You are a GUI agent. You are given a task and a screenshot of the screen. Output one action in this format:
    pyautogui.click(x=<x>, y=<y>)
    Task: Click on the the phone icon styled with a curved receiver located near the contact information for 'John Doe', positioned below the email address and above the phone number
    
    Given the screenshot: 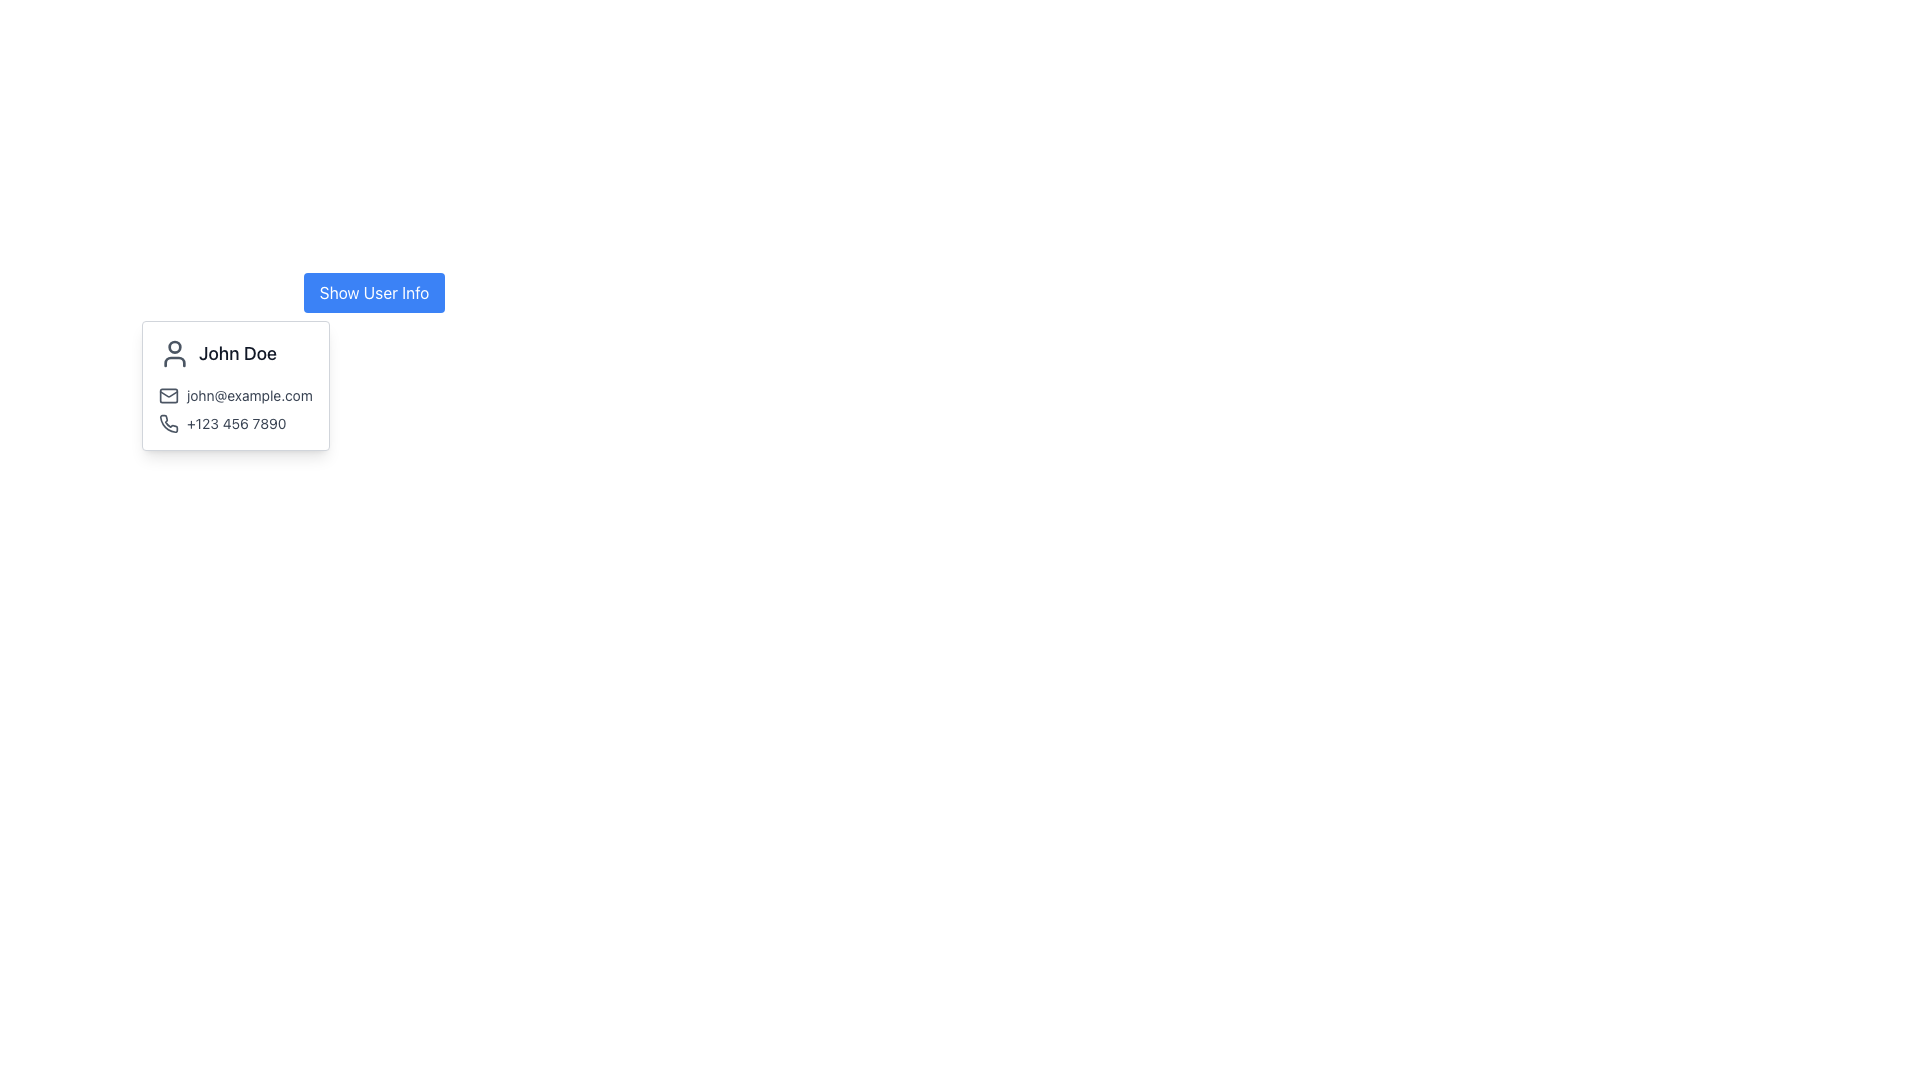 What is the action you would take?
    pyautogui.click(x=168, y=423)
    